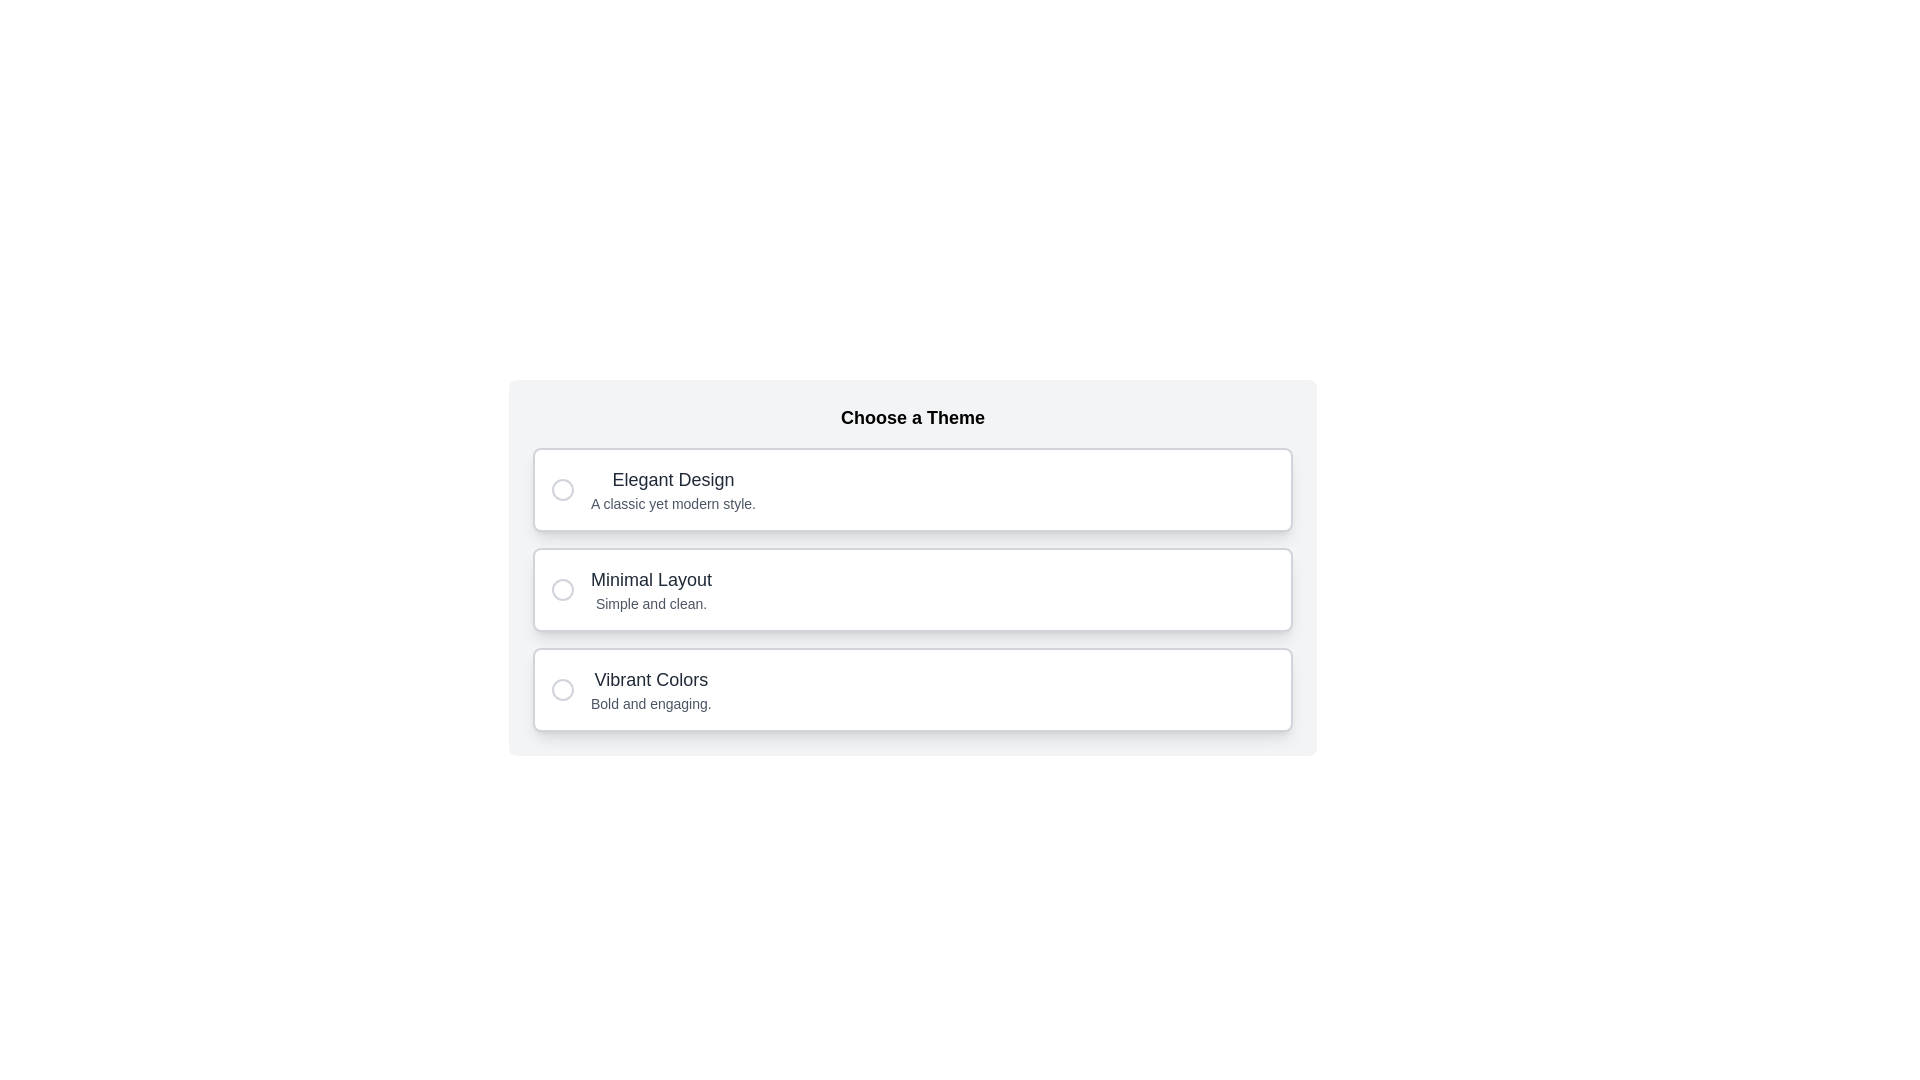  Describe the element at coordinates (673, 479) in the screenshot. I see `the static text that serves as the title for the first selectable theme option located under 'Choose a Theme' at the upper center of the interface` at that location.